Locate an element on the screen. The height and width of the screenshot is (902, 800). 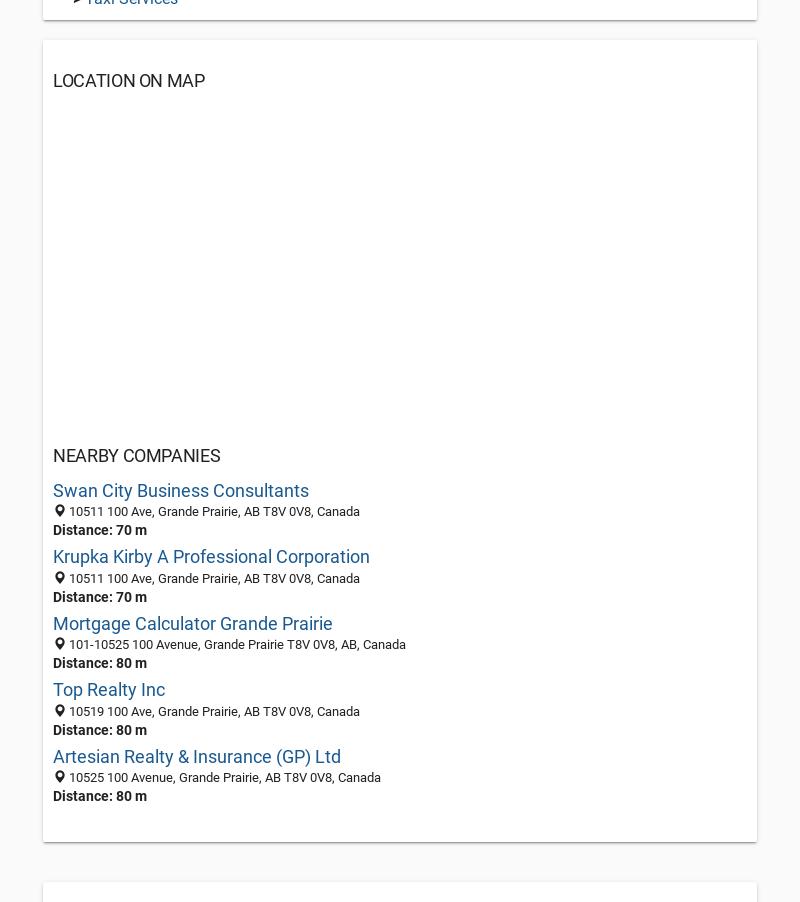
'101-10525 100 Avenue, Grande Prairie T8V 0V8, AB, Canada' is located at coordinates (235, 643).